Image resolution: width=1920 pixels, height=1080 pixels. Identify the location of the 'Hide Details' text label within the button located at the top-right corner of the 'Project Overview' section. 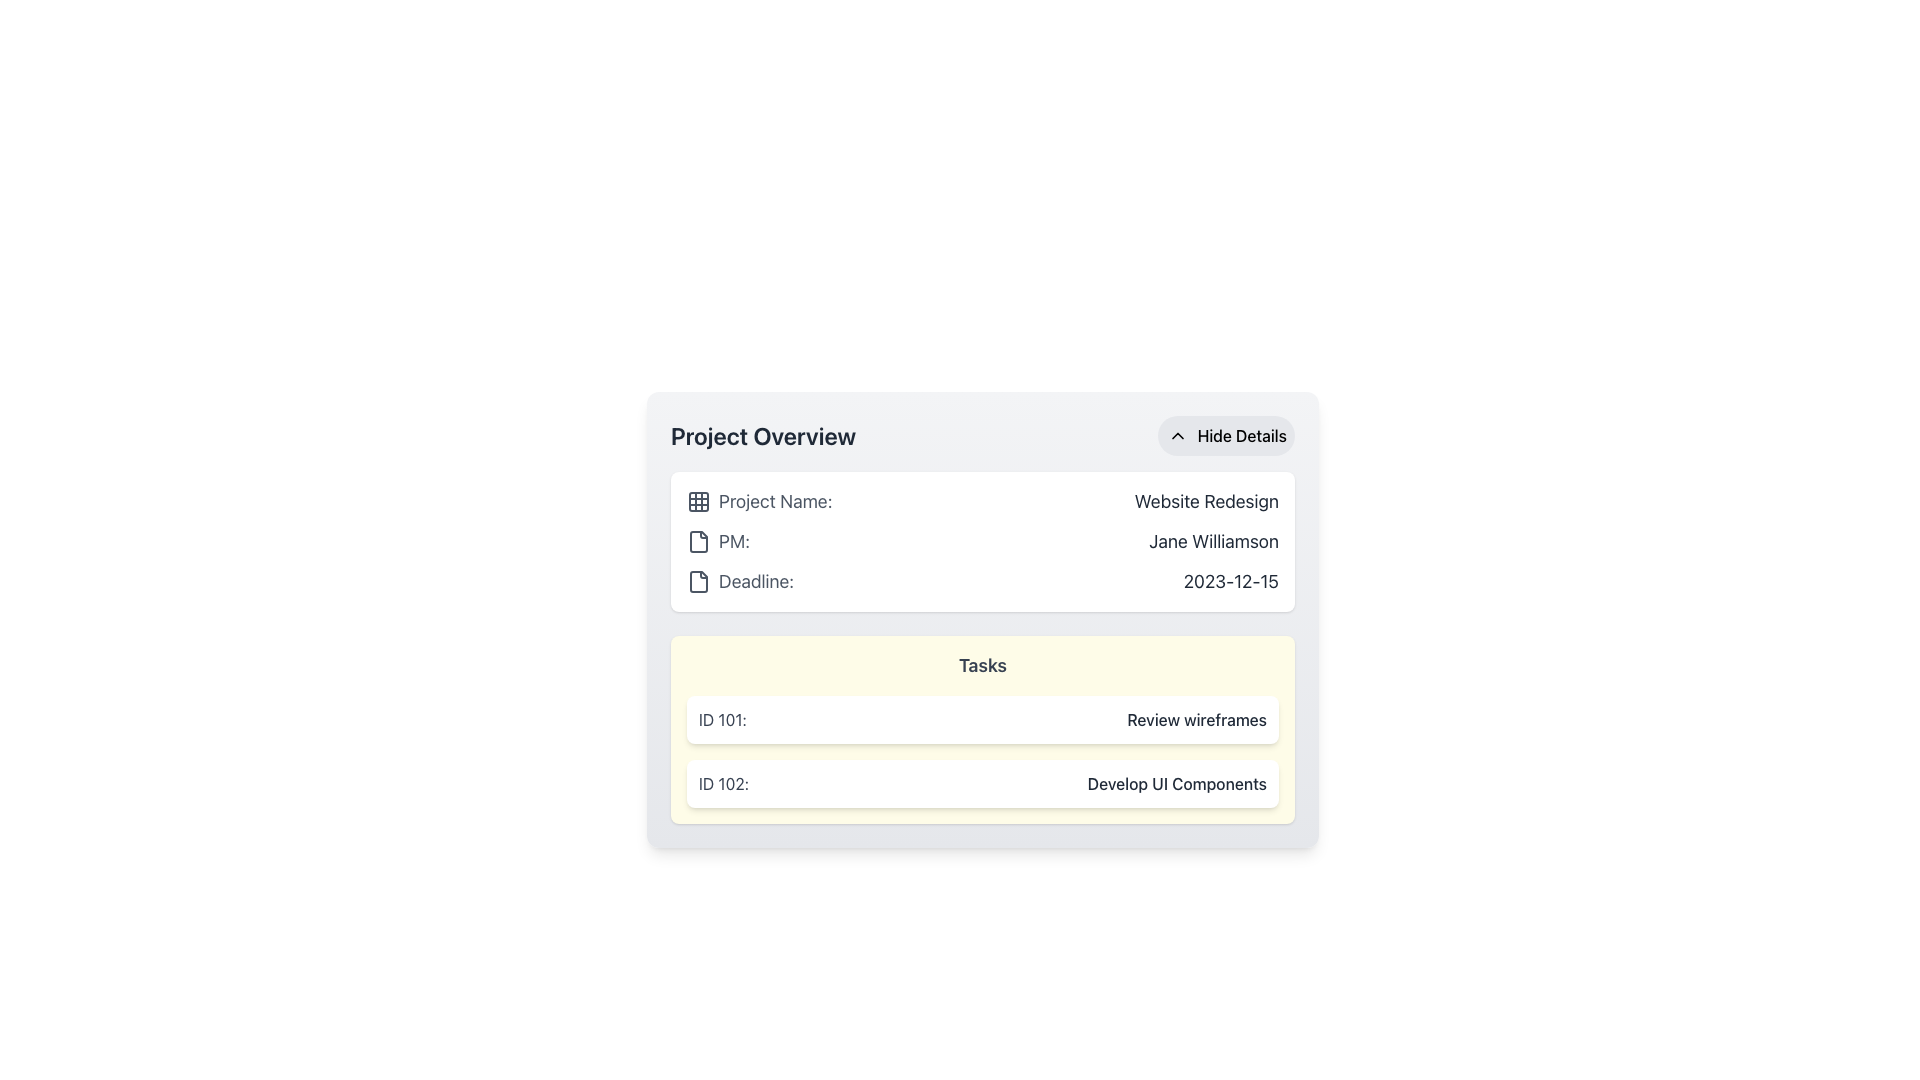
(1241, 434).